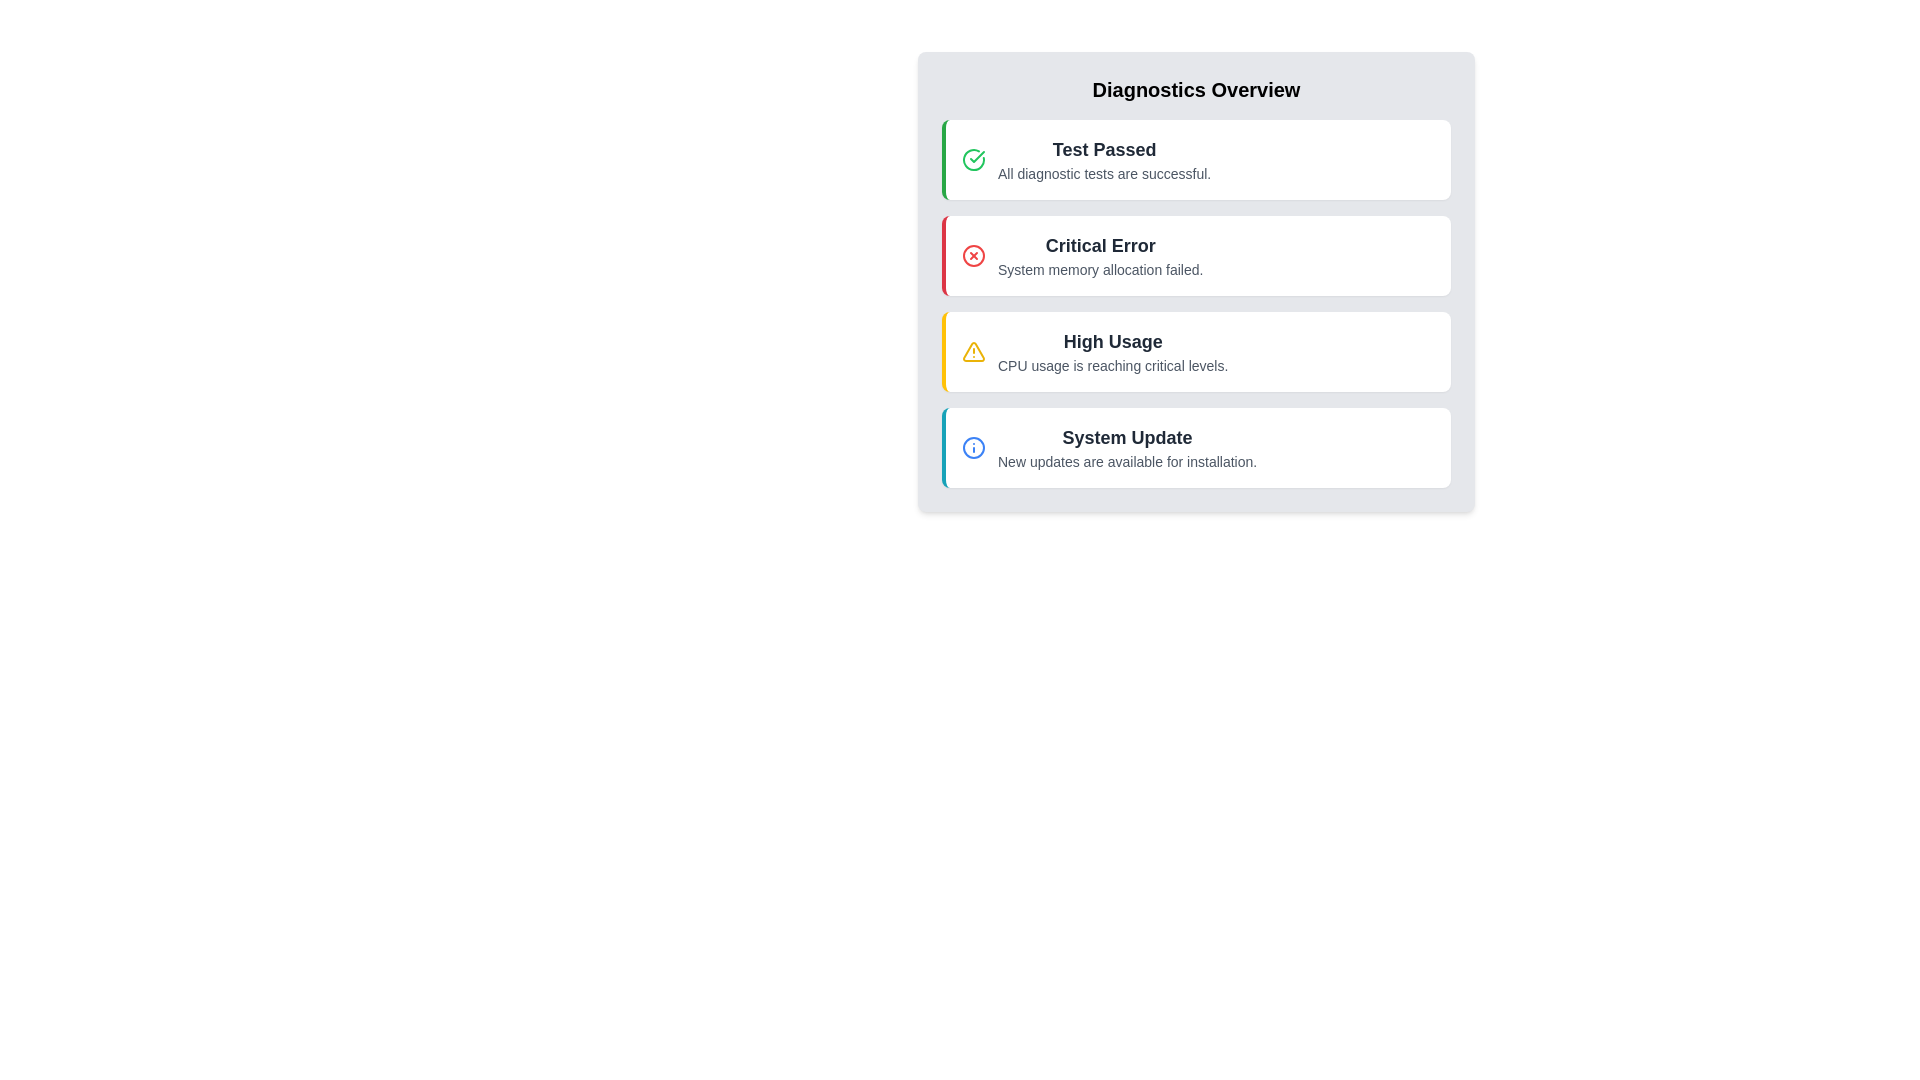  I want to click on the text label displaying 'Critical Error', so click(1099, 245).